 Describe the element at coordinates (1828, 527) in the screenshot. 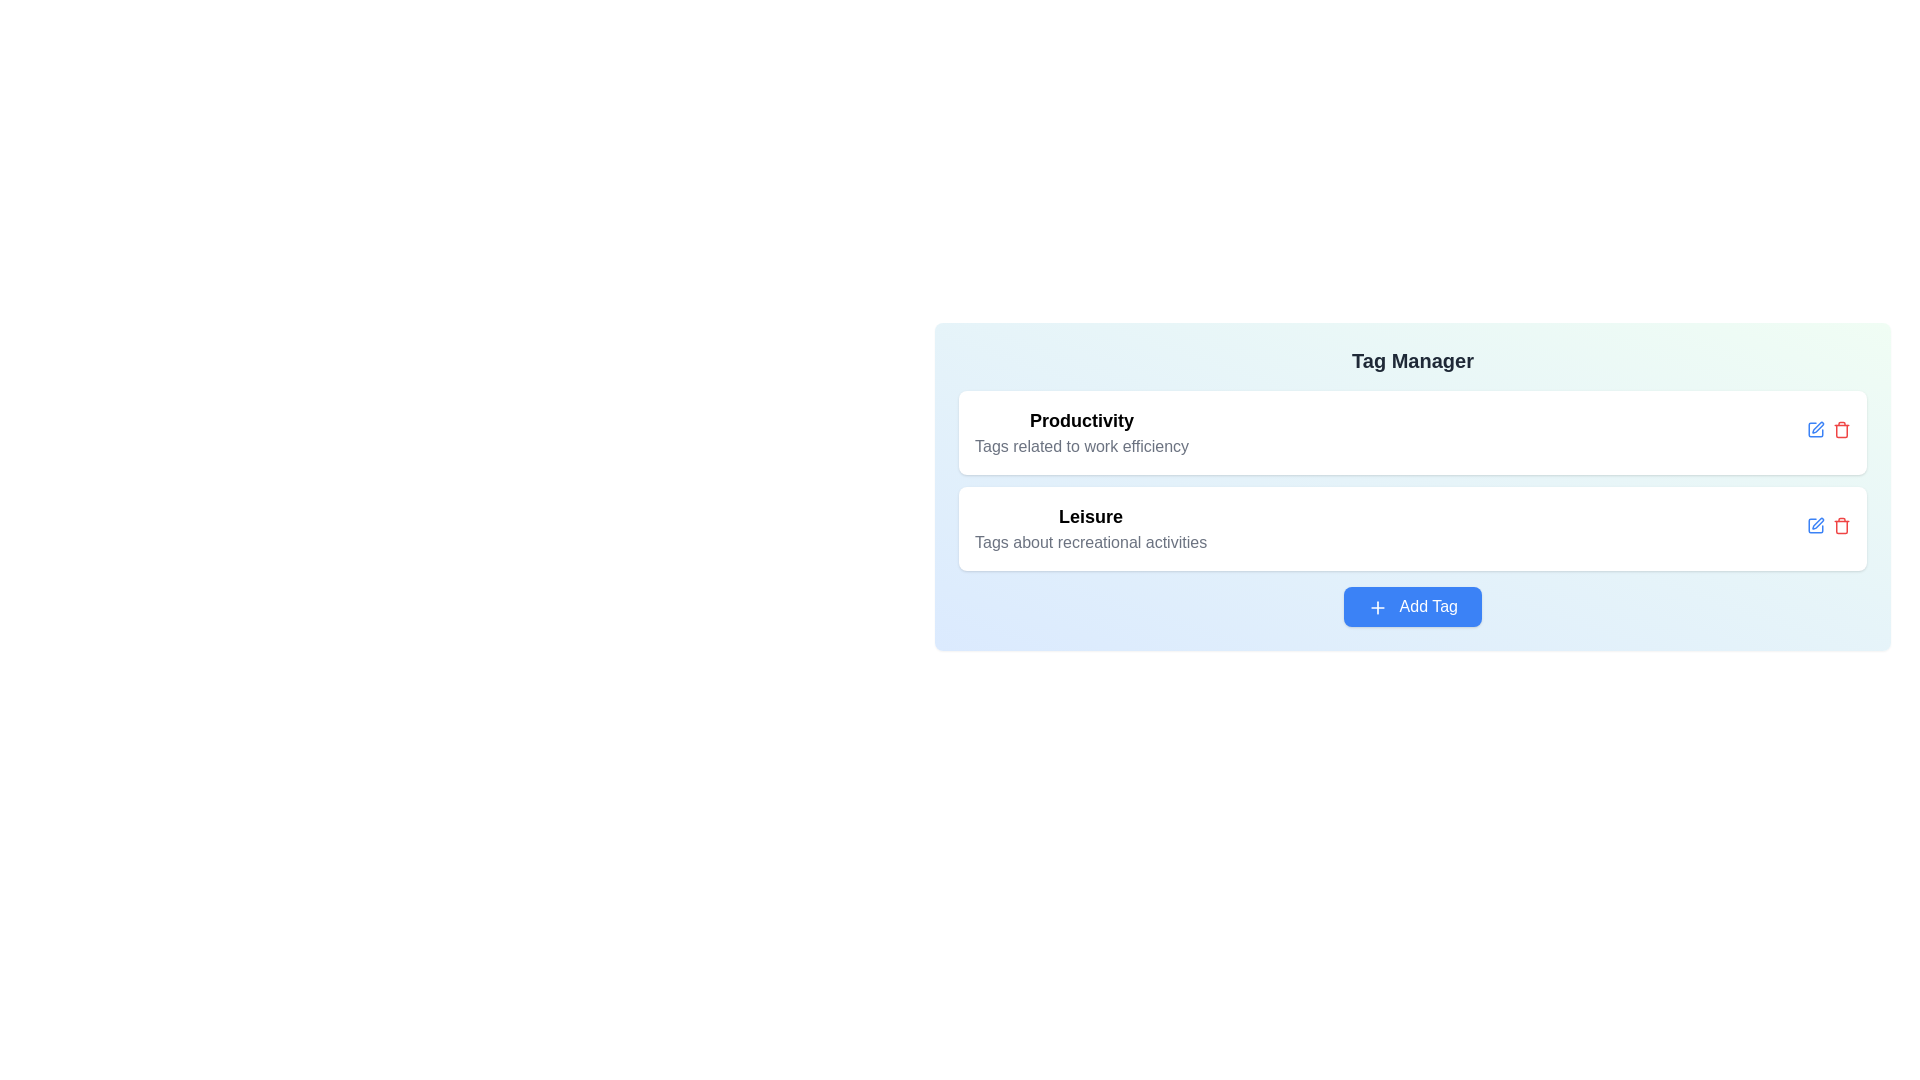

I see `the set of actionable icons (edit and delete) positioned in the rightmost portion of the 'Leisure' entry, adjacent to the text 'Tags about recreational activities' for interactive feedback` at that location.